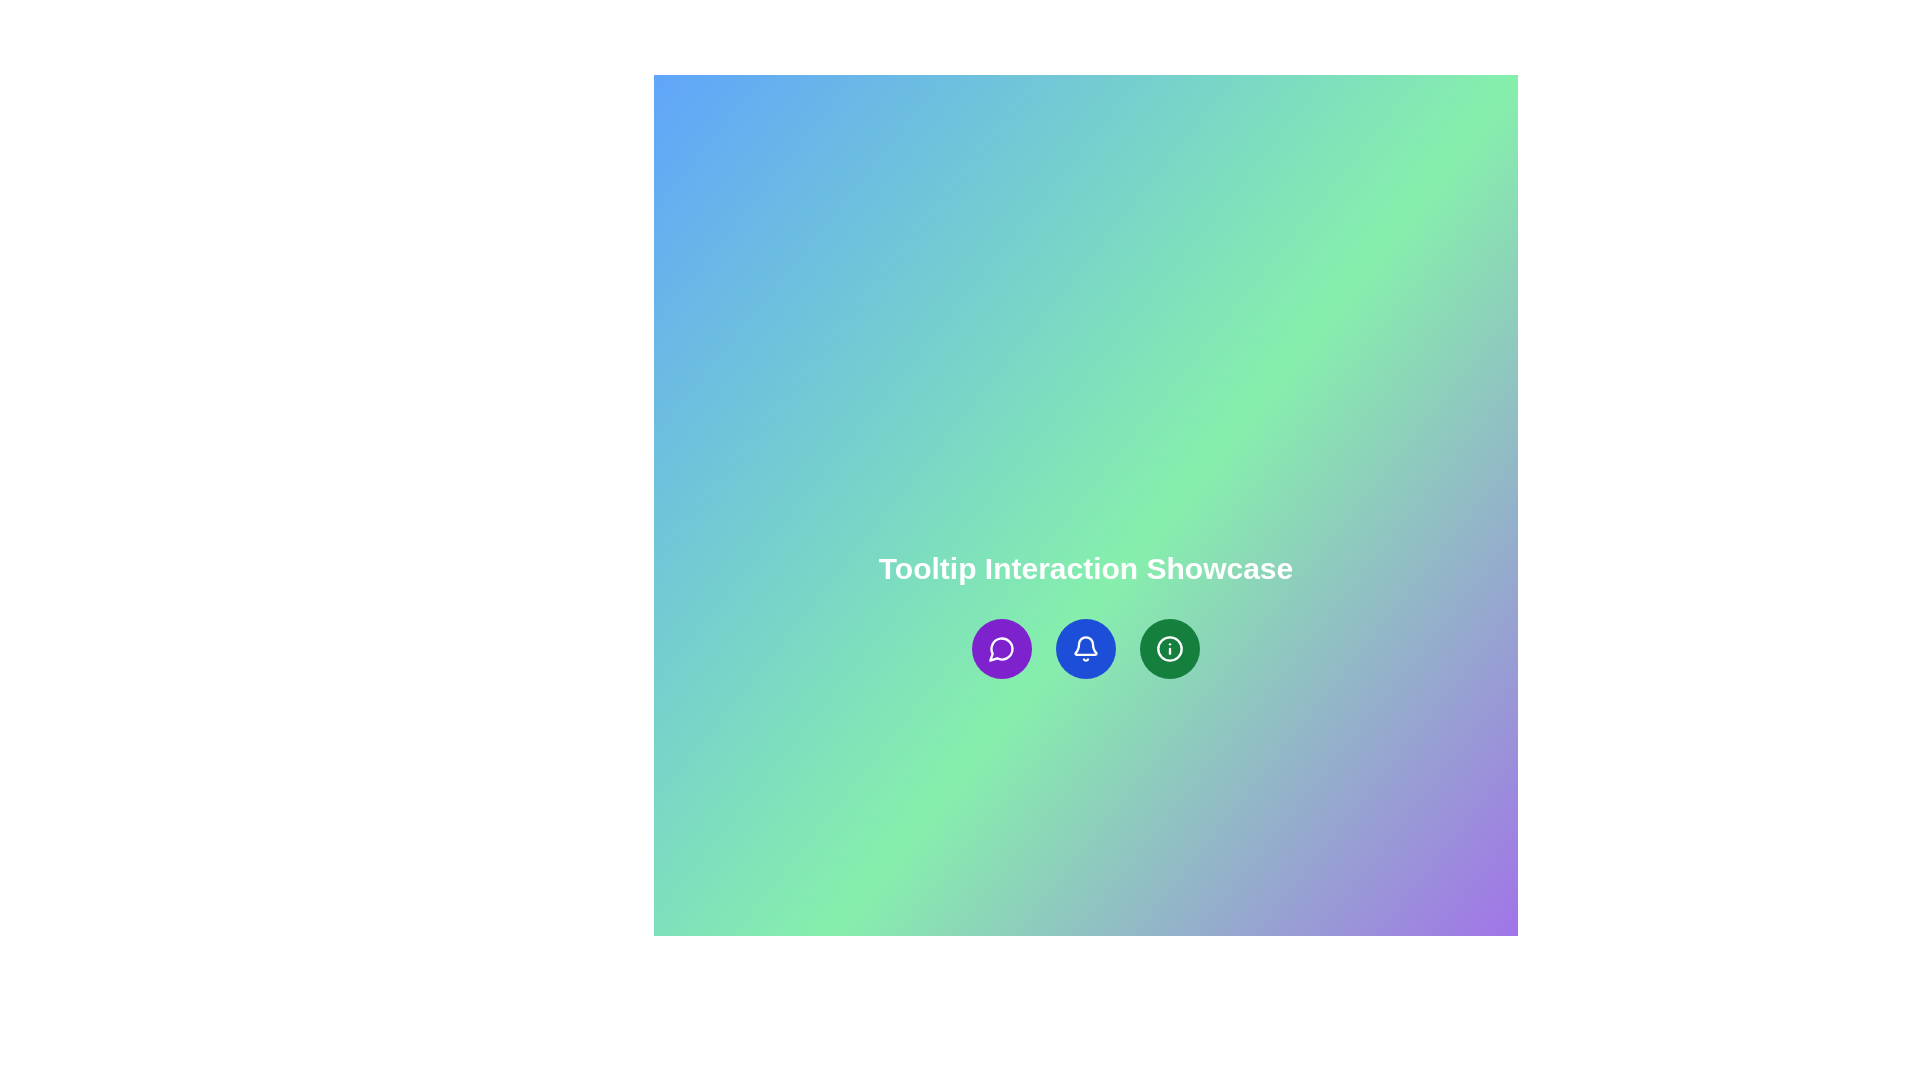 The width and height of the screenshot is (1920, 1080). What do you see at coordinates (1170, 648) in the screenshot?
I see `the third button in the horizontal row, which displays informational content` at bounding box center [1170, 648].